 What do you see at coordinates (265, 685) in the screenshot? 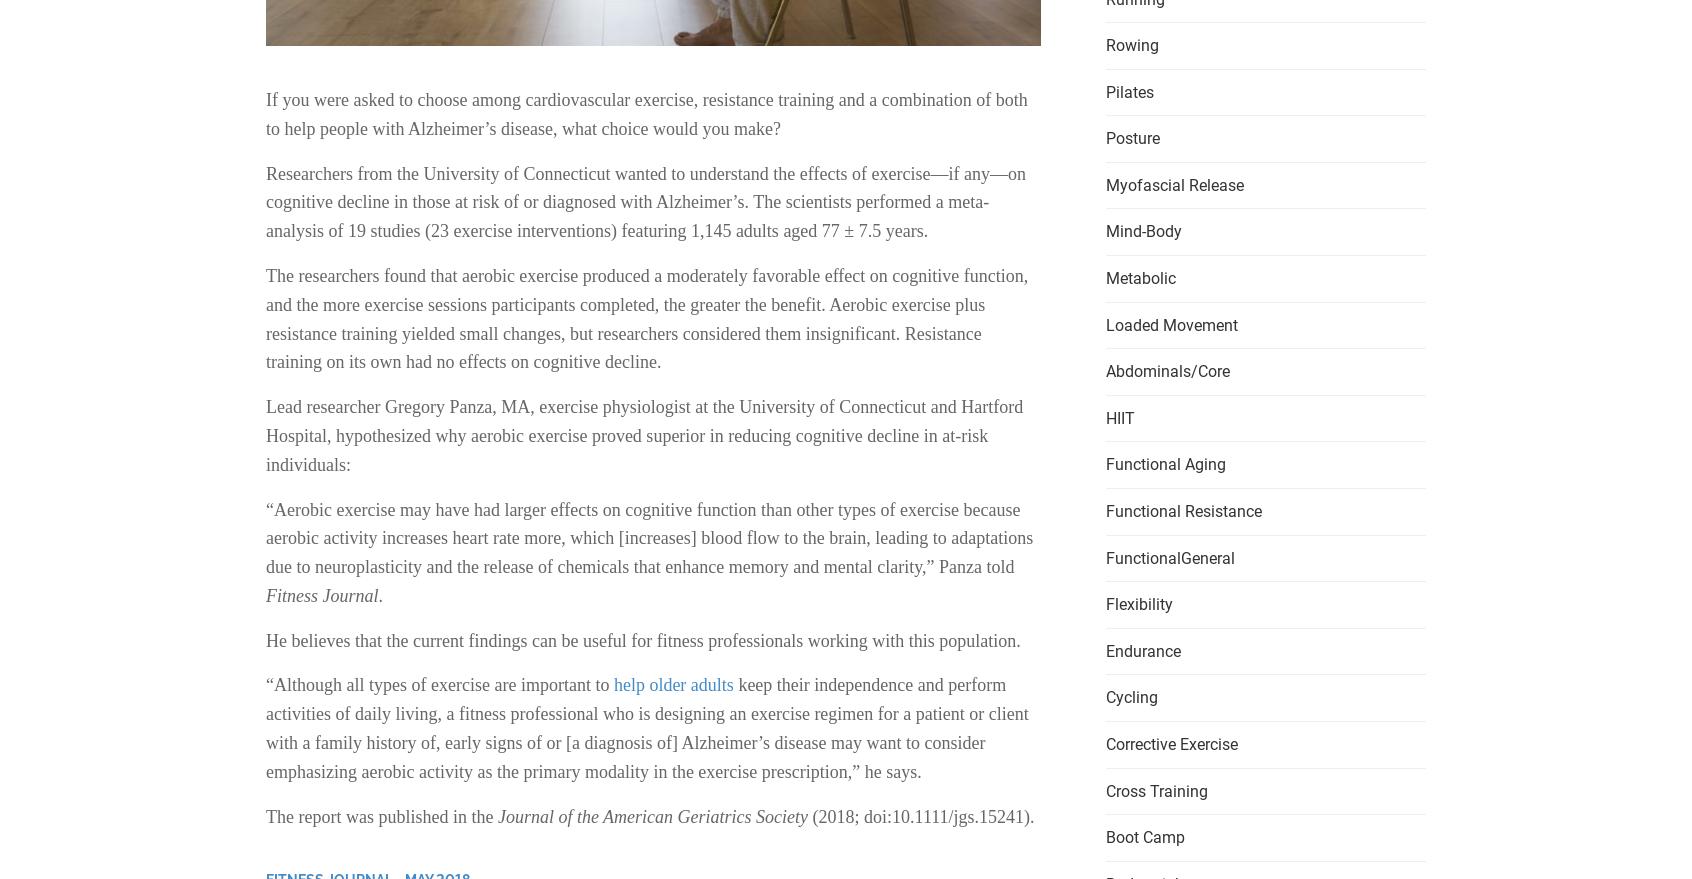
I see `'“Although all types of exercise are important to'` at bounding box center [265, 685].